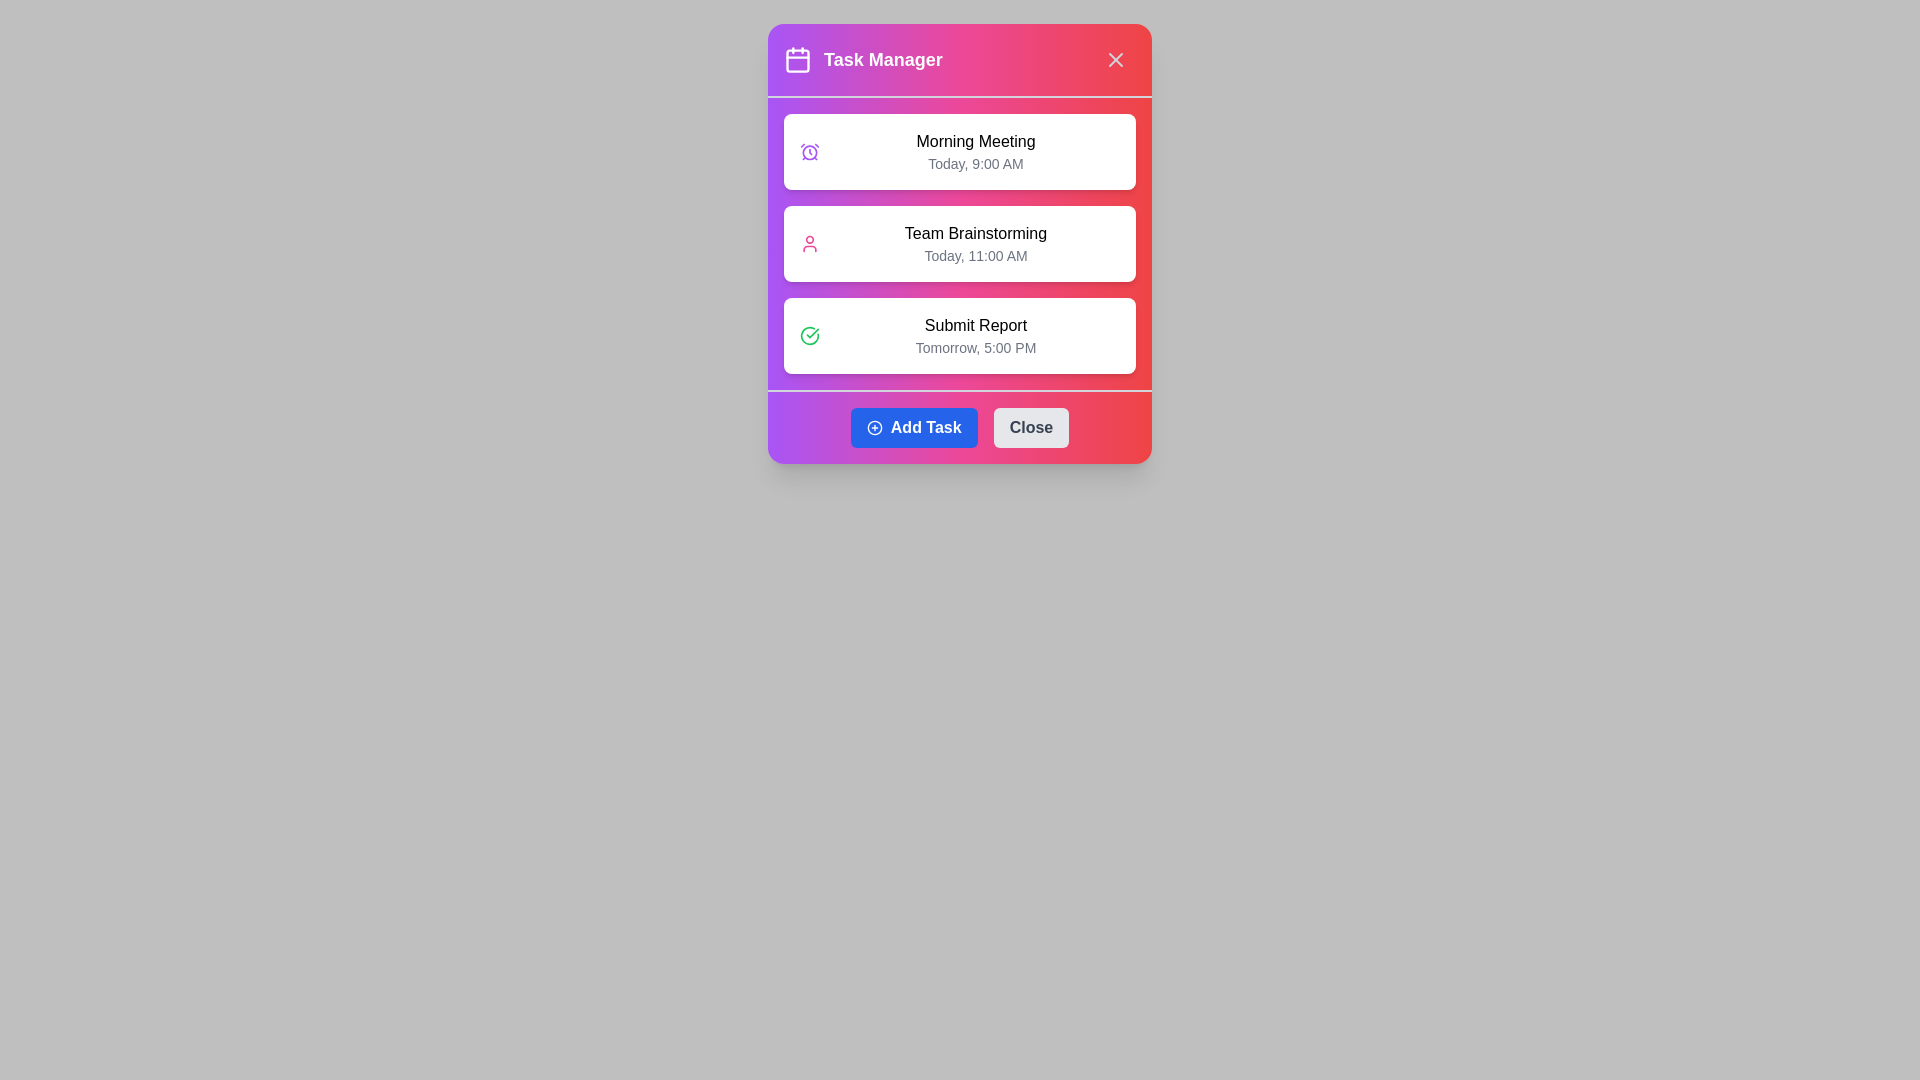 The width and height of the screenshot is (1920, 1080). What do you see at coordinates (975, 150) in the screenshot?
I see `the 'Morning Meeting' label element, which displays the title in bold and the subtitle in a lighter gray font, located right of a purple clock icon in the Task Manager window` at bounding box center [975, 150].